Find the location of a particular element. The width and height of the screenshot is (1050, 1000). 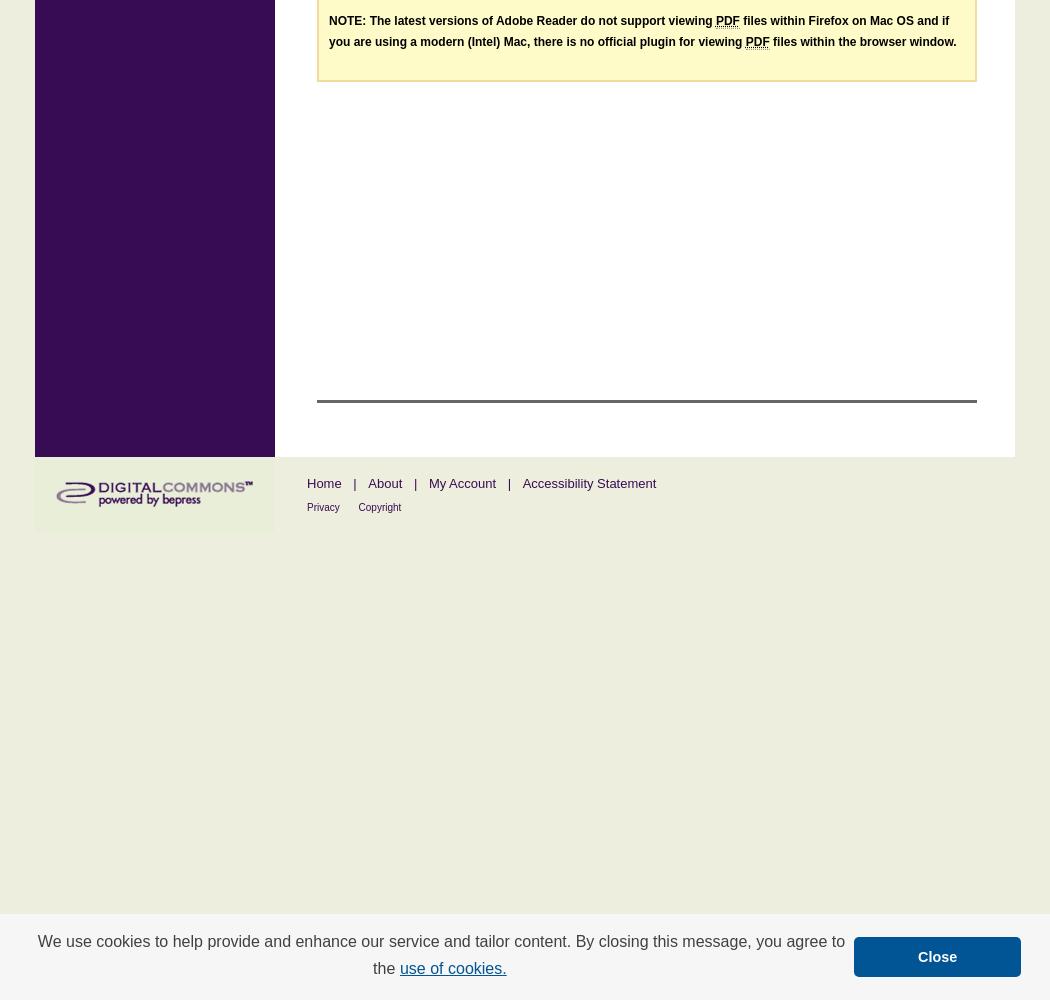

'Copyright' is located at coordinates (379, 507).